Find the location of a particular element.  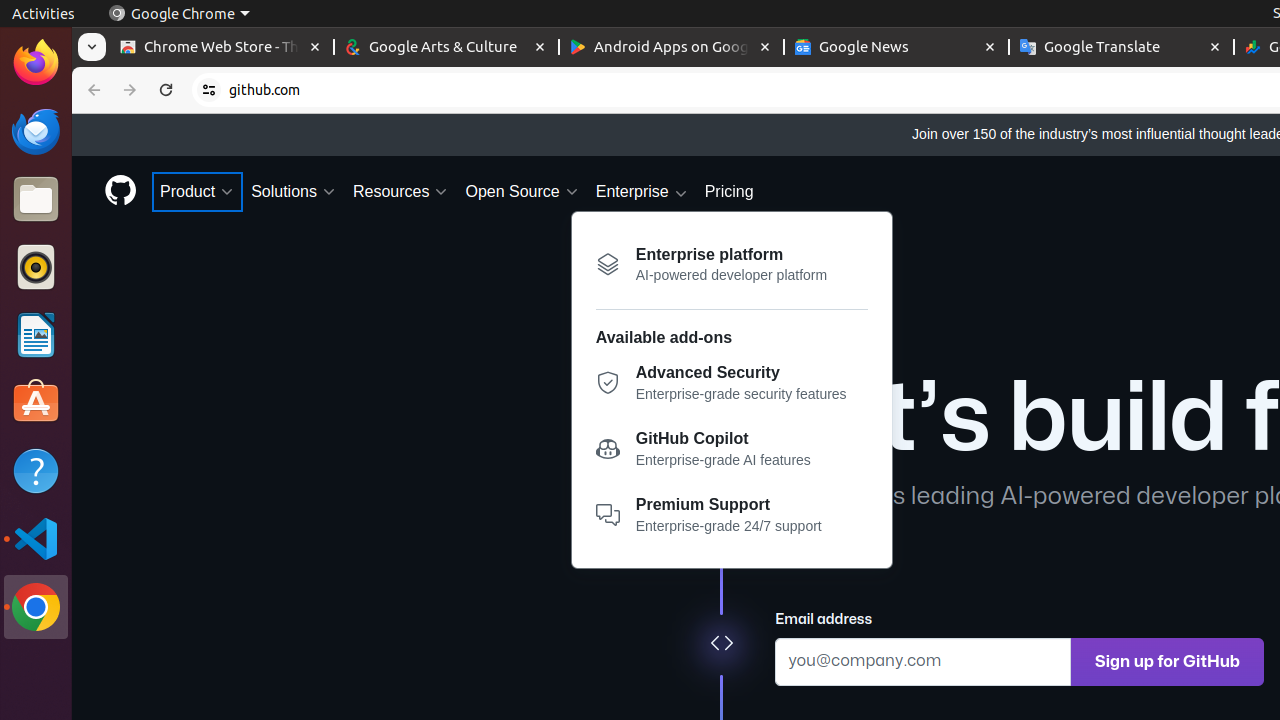

'Google Arts & Culture - Memory usage - 60.0 MB' is located at coordinates (445, 46).